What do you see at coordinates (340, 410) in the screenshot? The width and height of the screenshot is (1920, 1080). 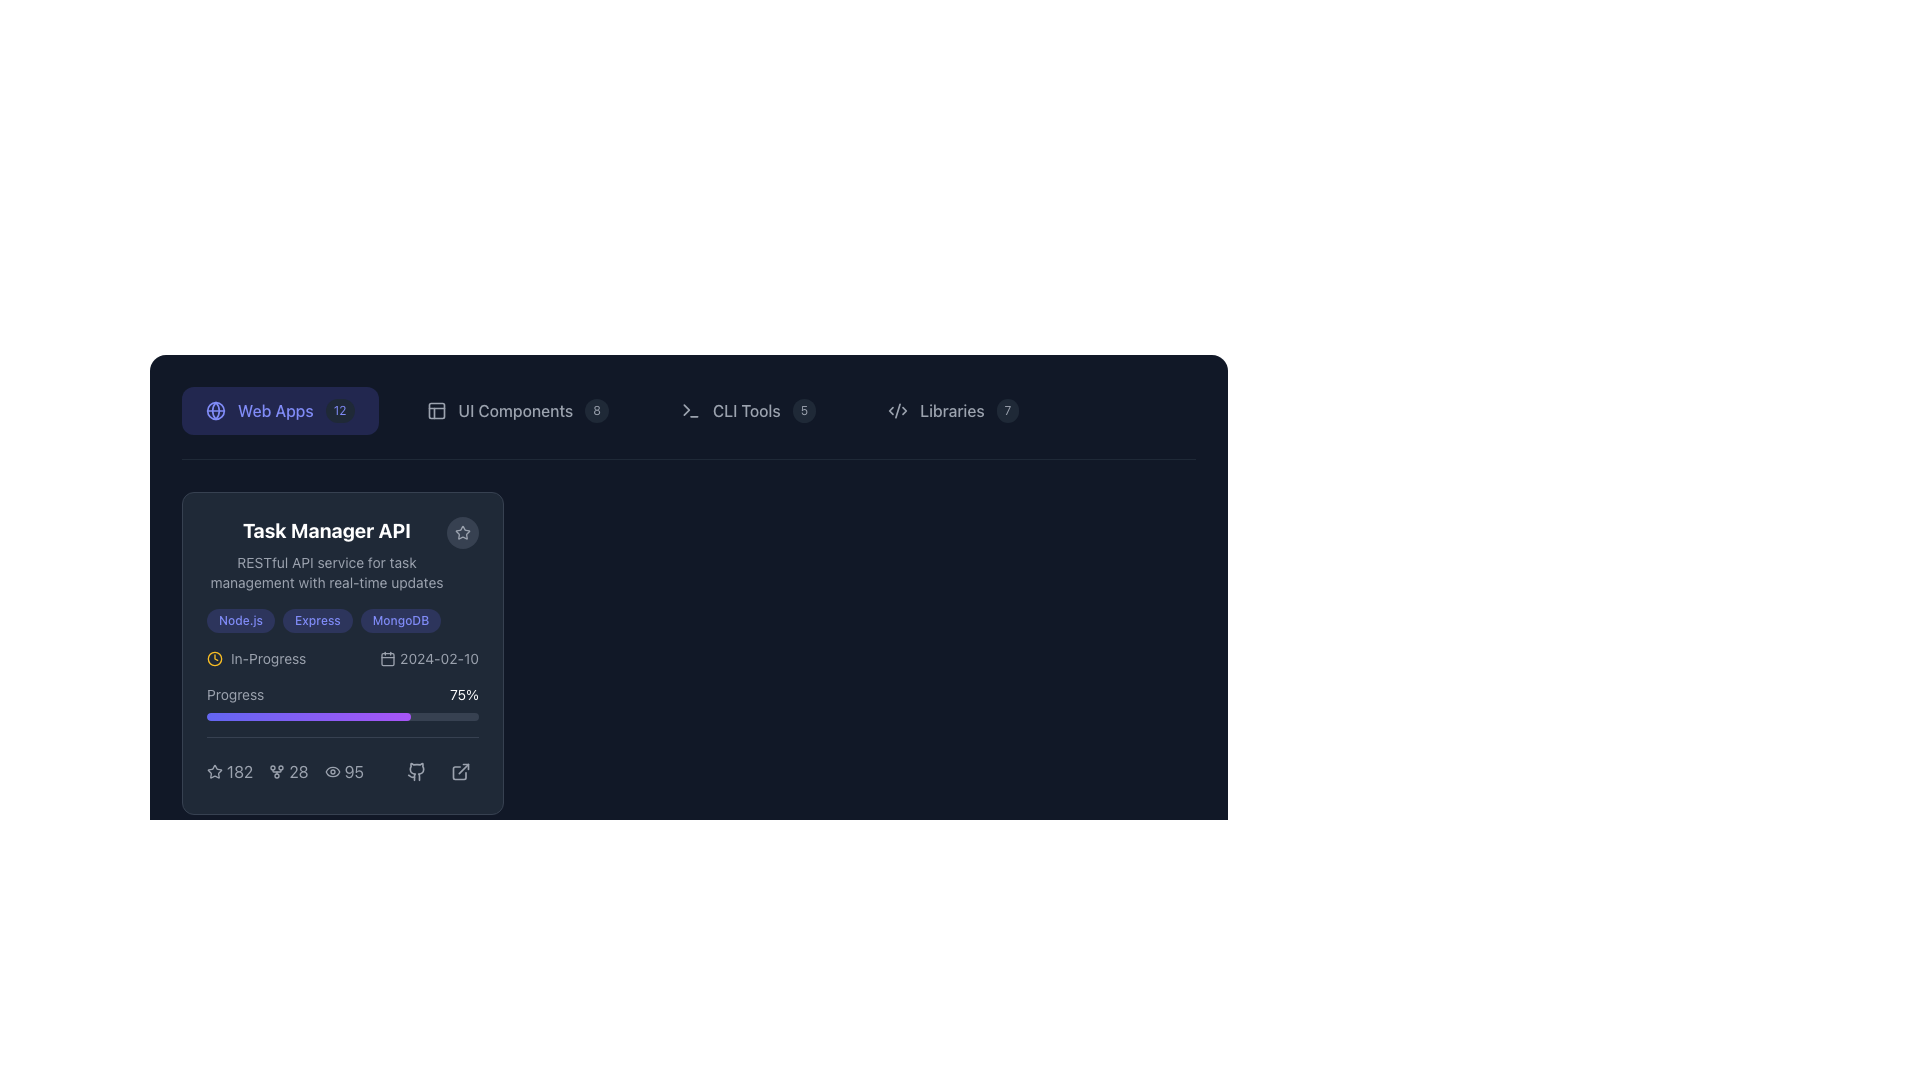 I see `the circular badge with a dark gray background displaying the text '12', located in the 'Web Apps' section` at bounding box center [340, 410].